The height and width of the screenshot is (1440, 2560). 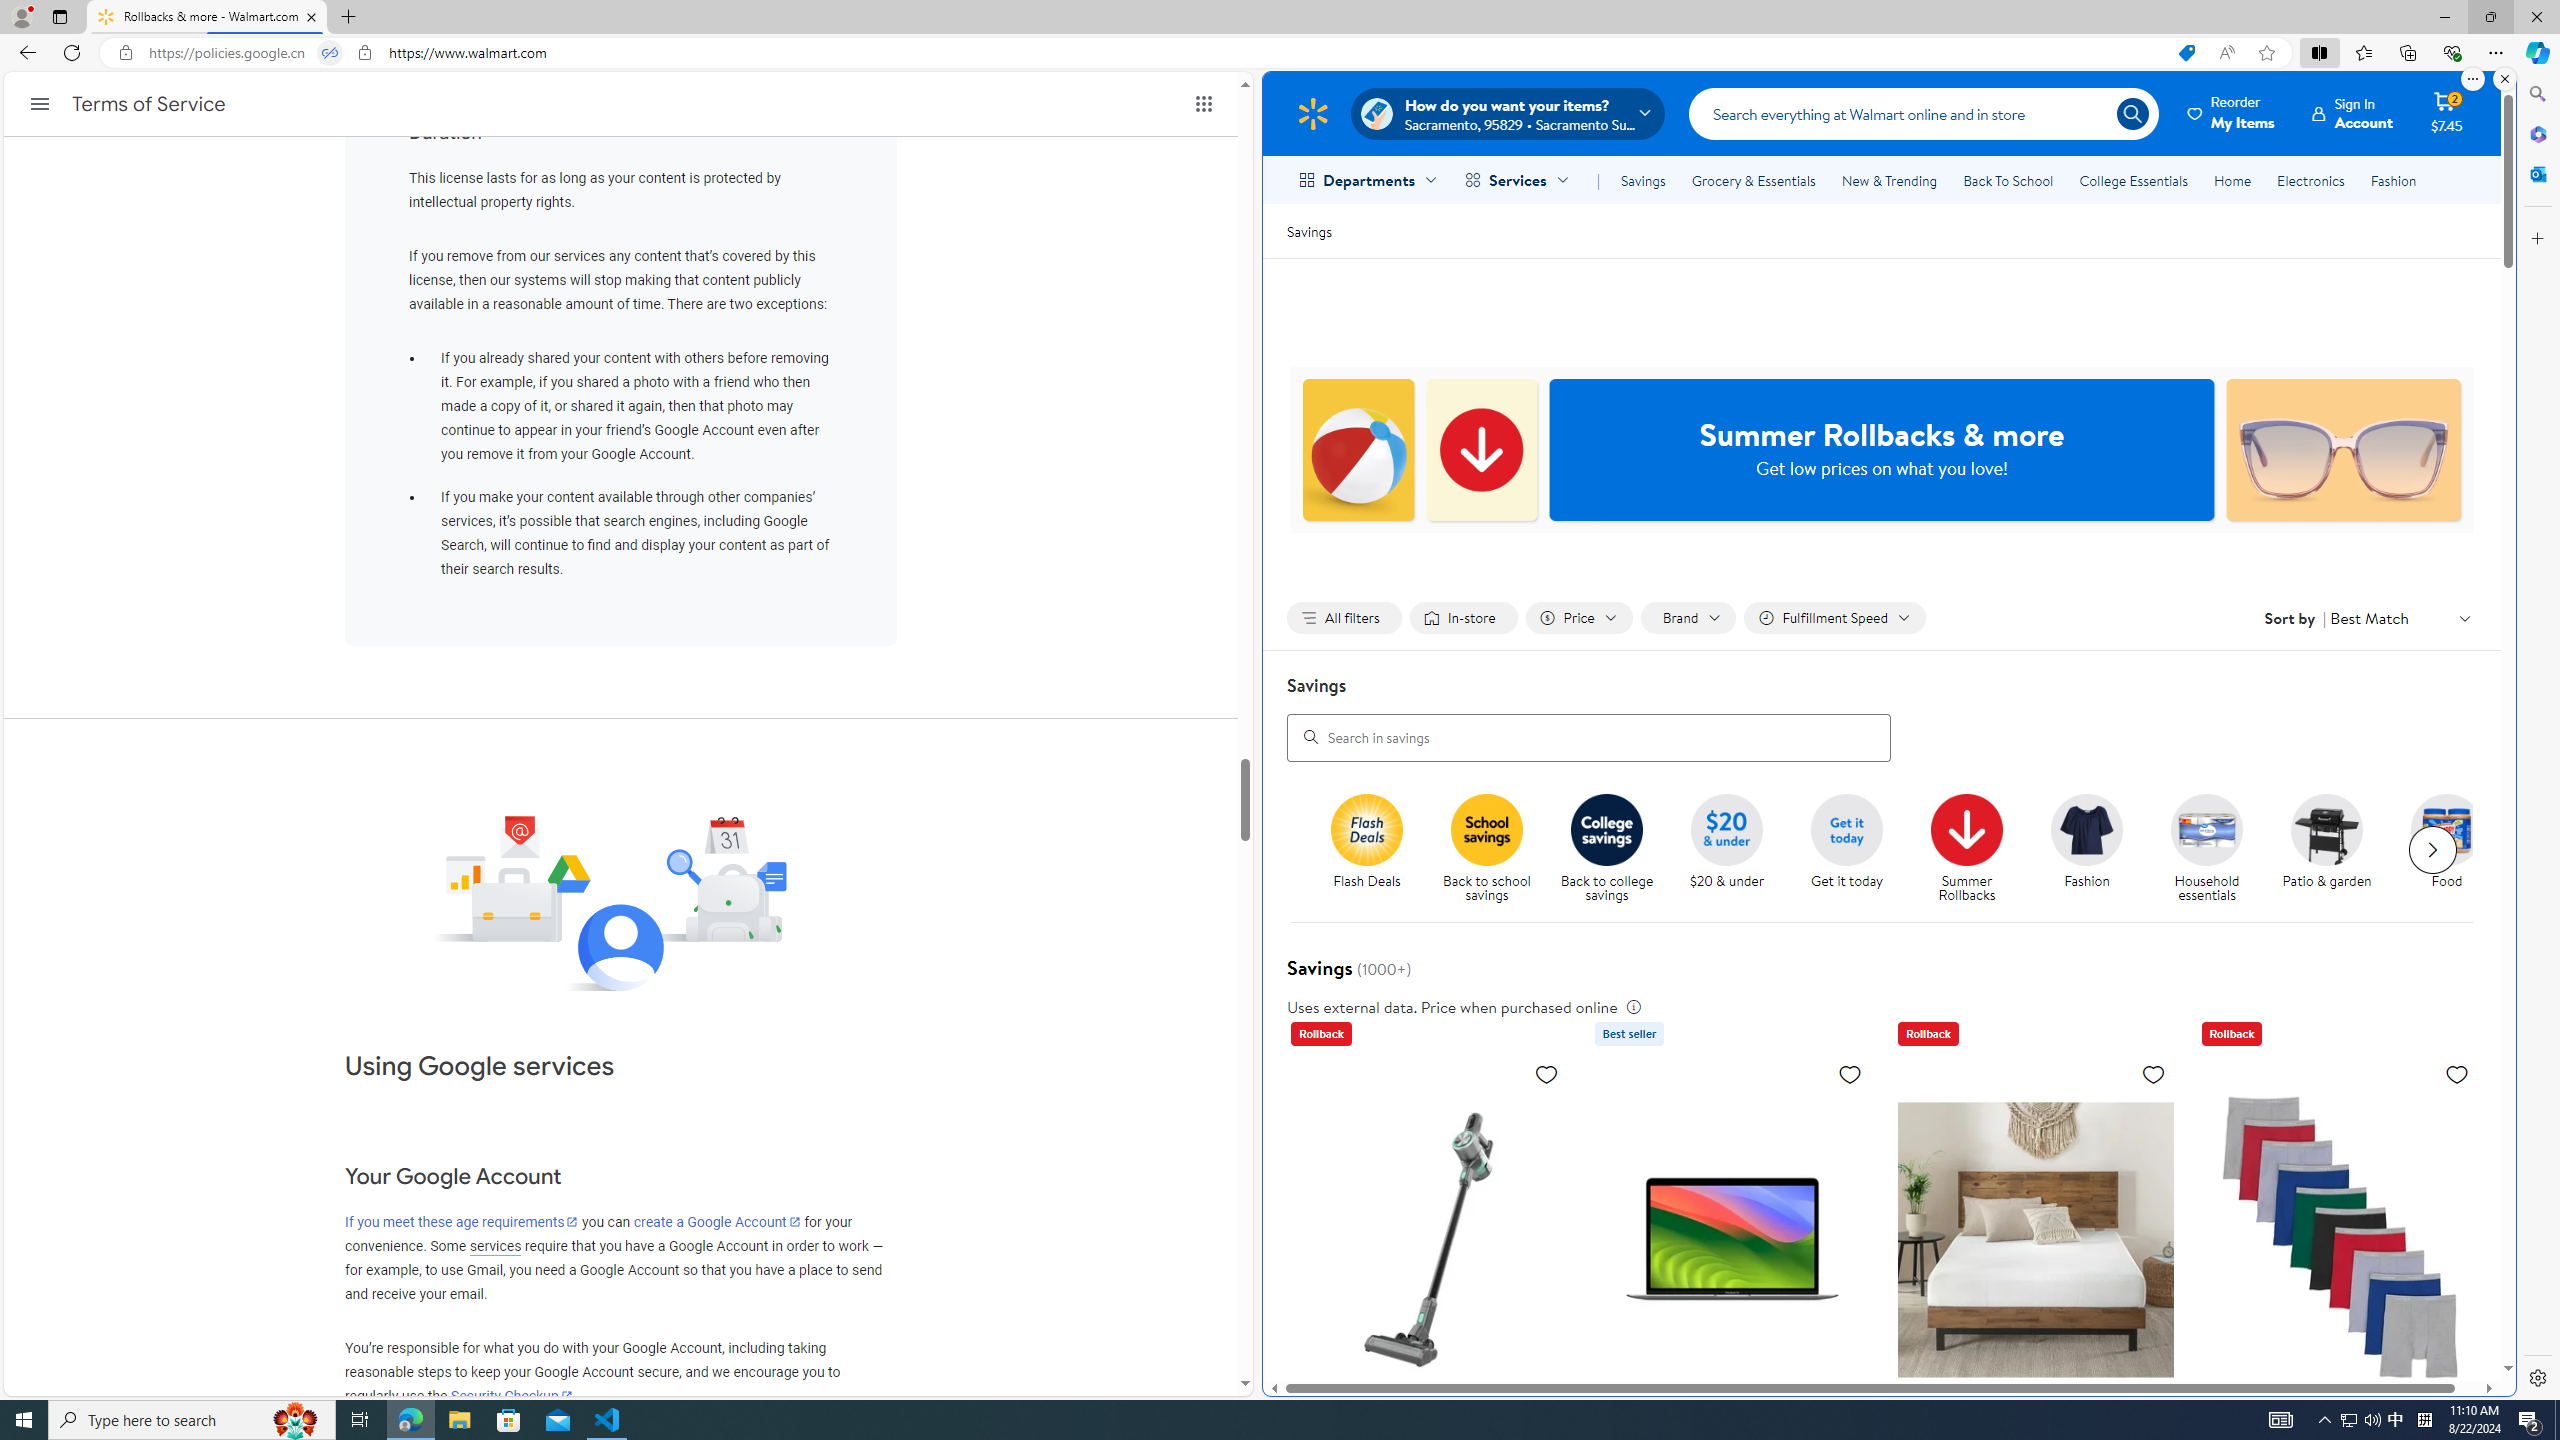 What do you see at coordinates (2185, 53) in the screenshot?
I see `'This site has coupons! Shopping in Microsoft Edge, 7'` at bounding box center [2185, 53].